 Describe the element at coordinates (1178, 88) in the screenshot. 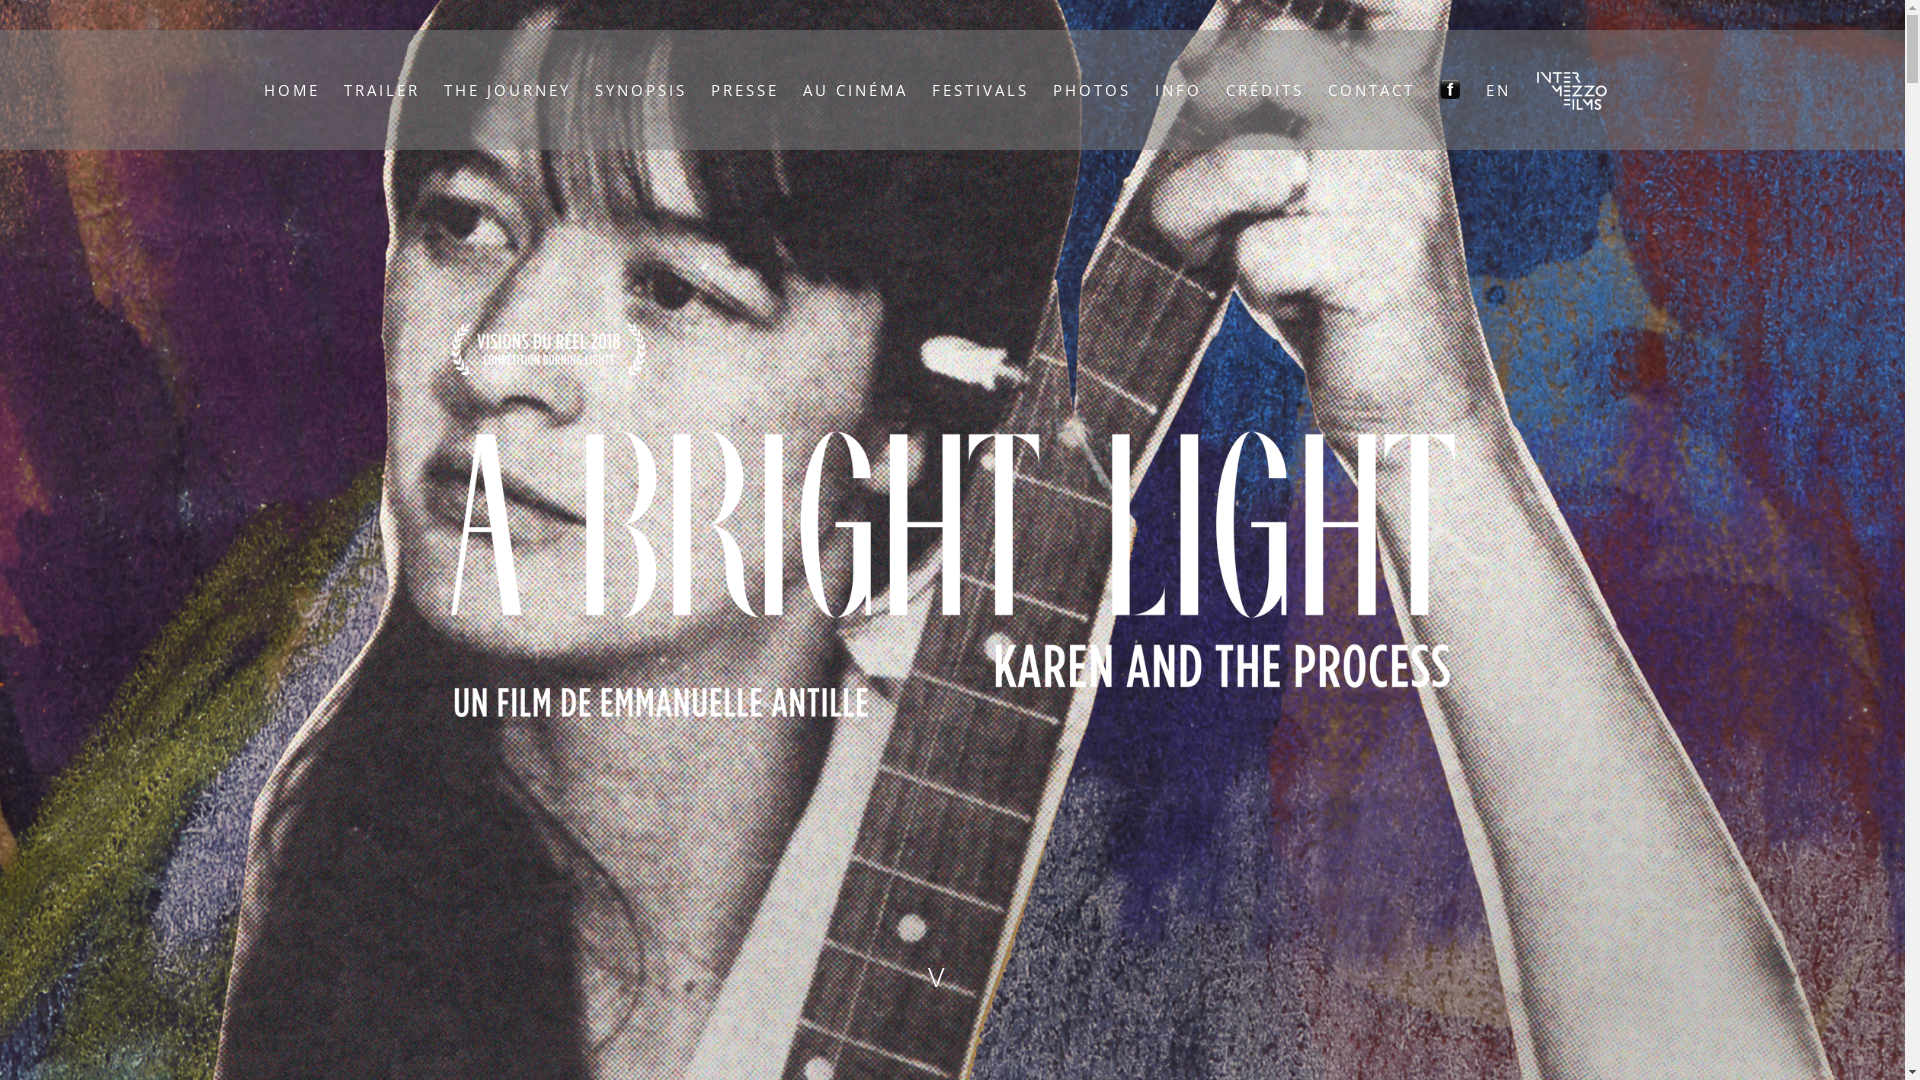

I see `'INFO'` at that location.